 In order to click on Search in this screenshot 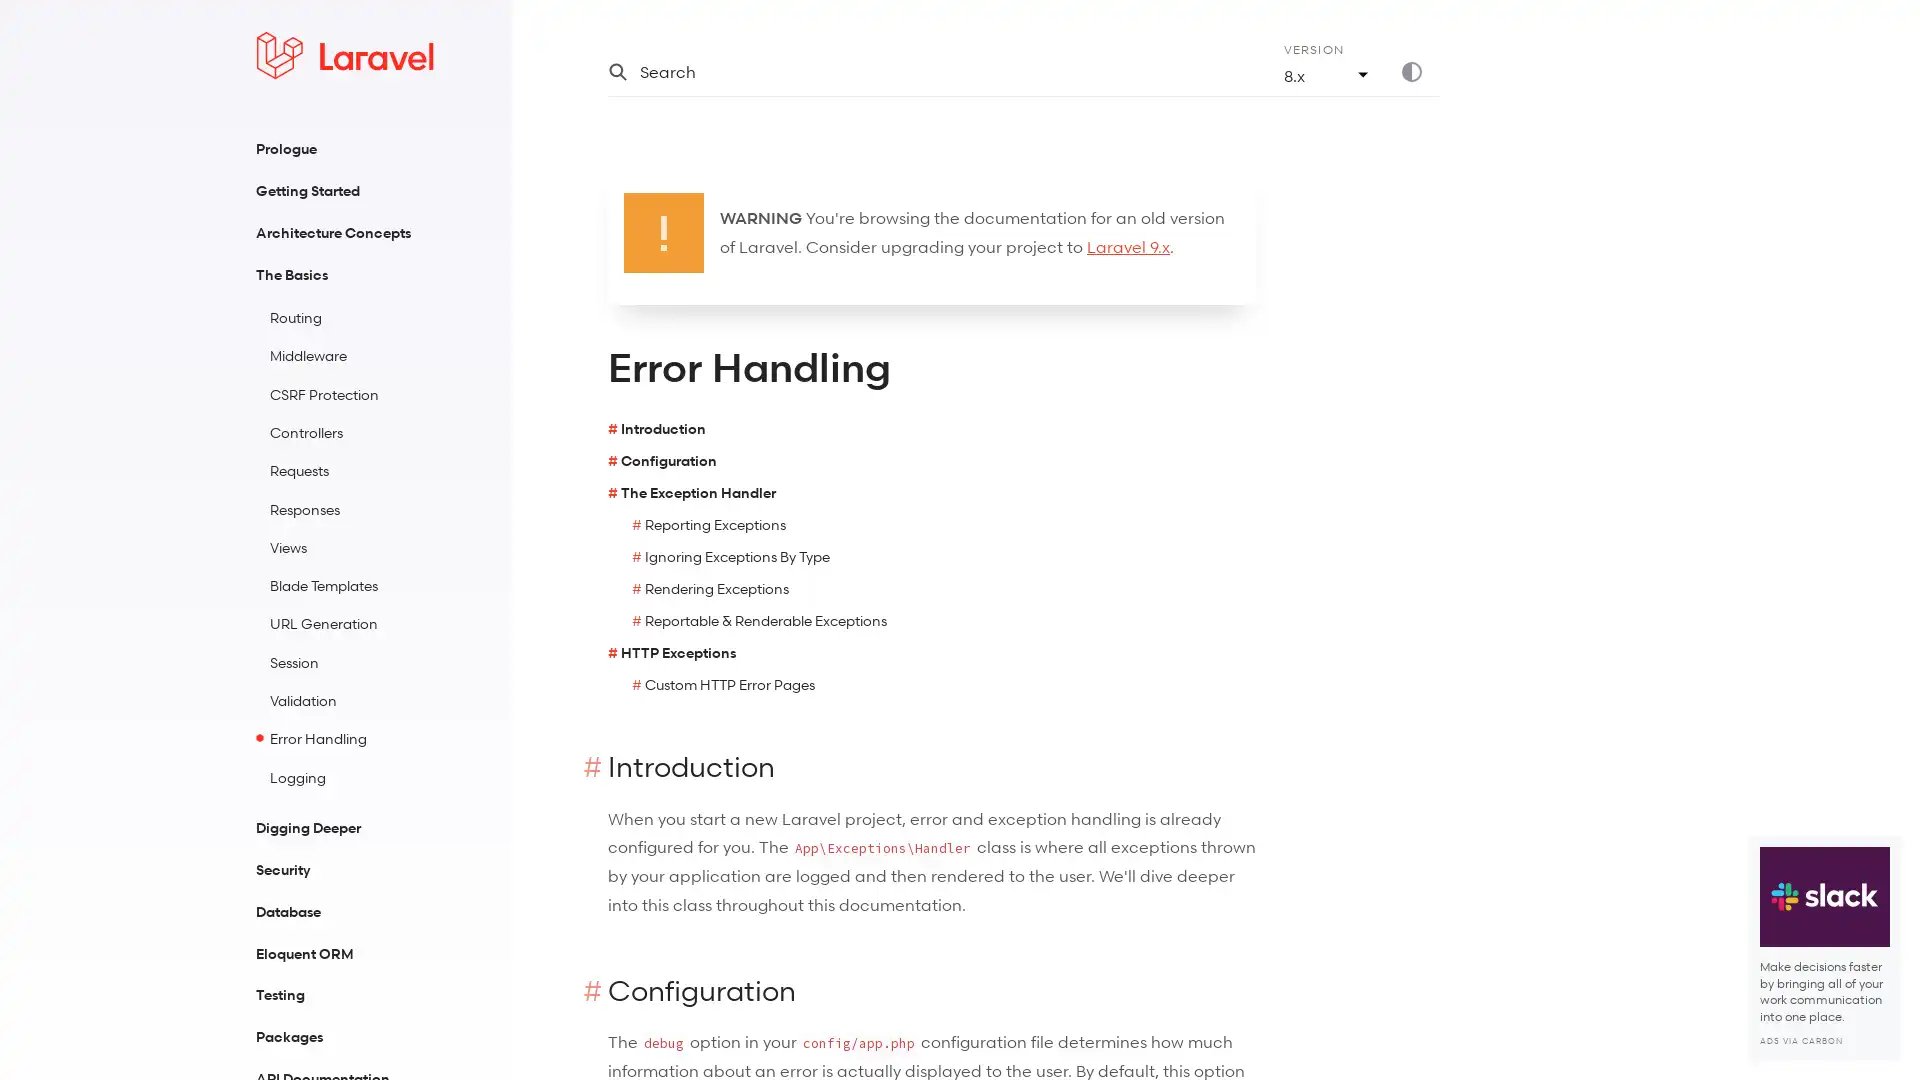, I will do `click(920, 71)`.